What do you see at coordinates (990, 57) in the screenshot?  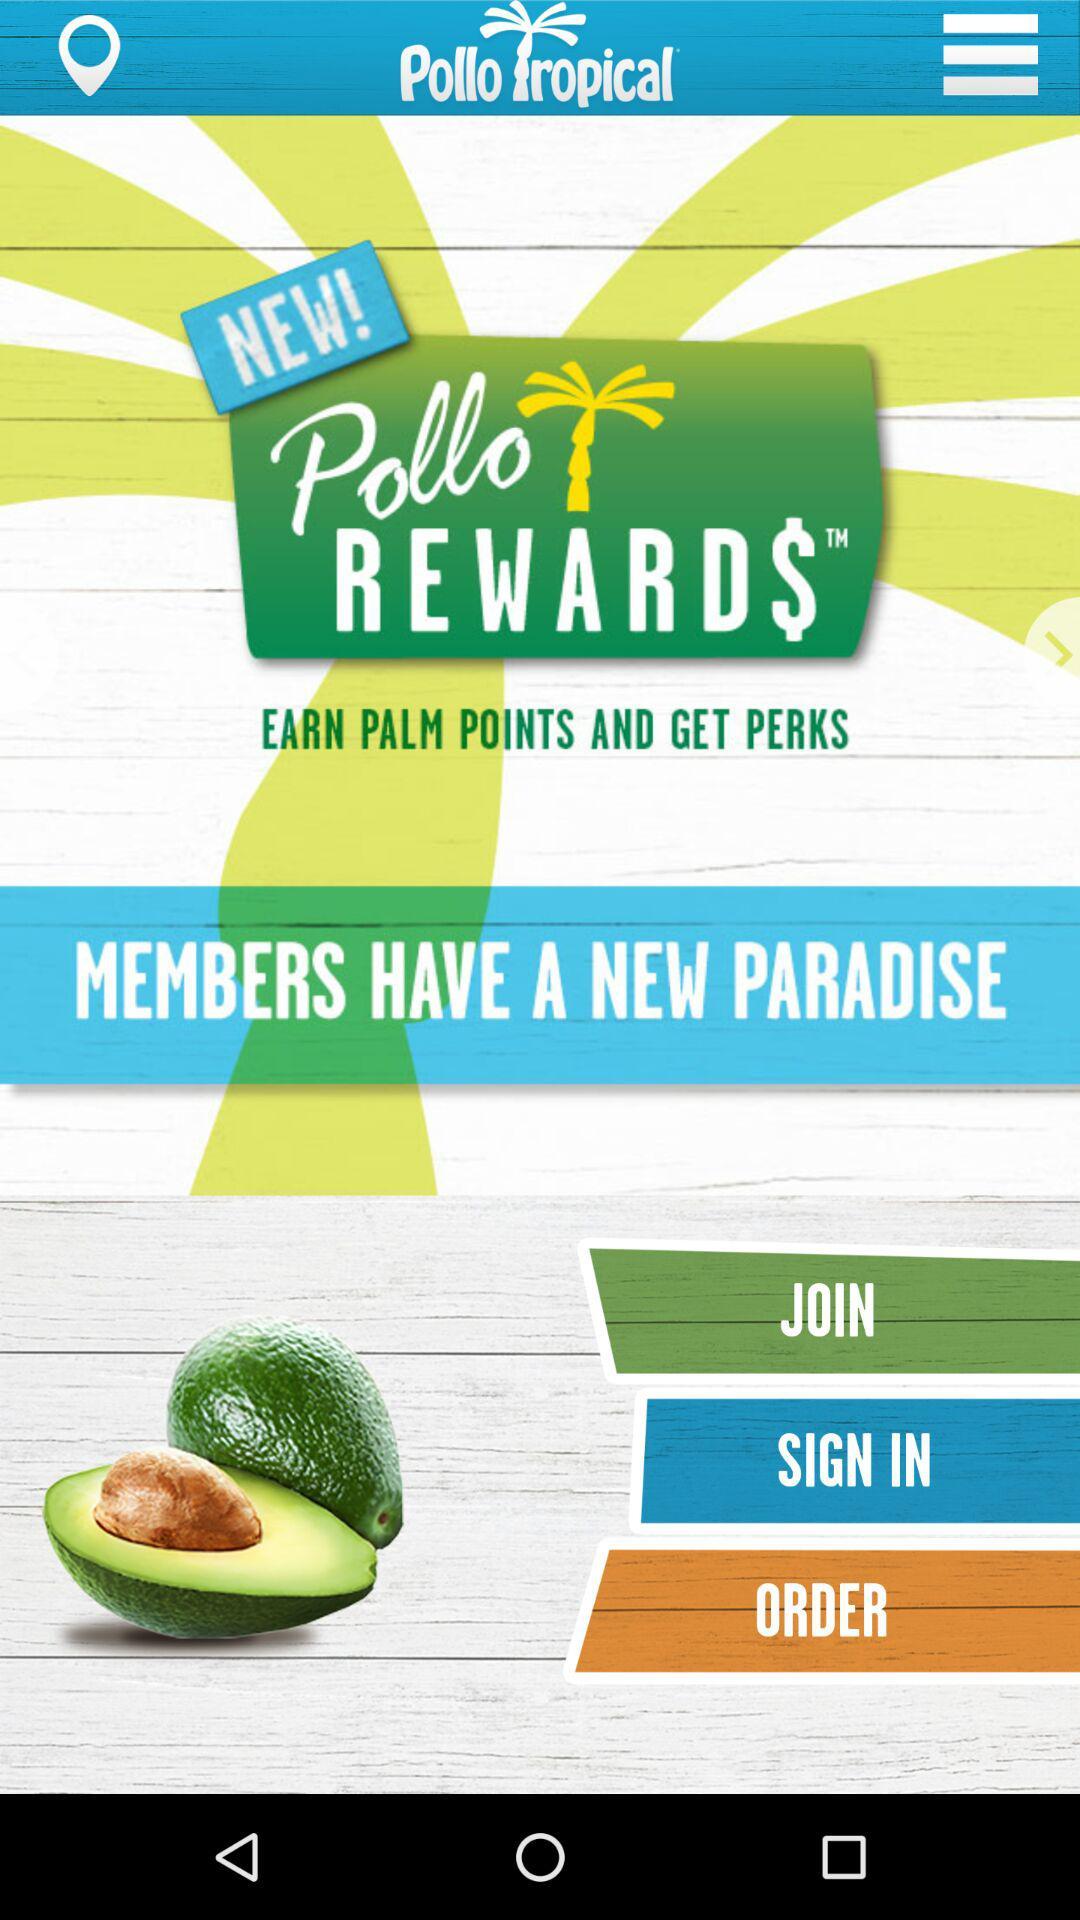 I see `the menu icon` at bounding box center [990, 57].